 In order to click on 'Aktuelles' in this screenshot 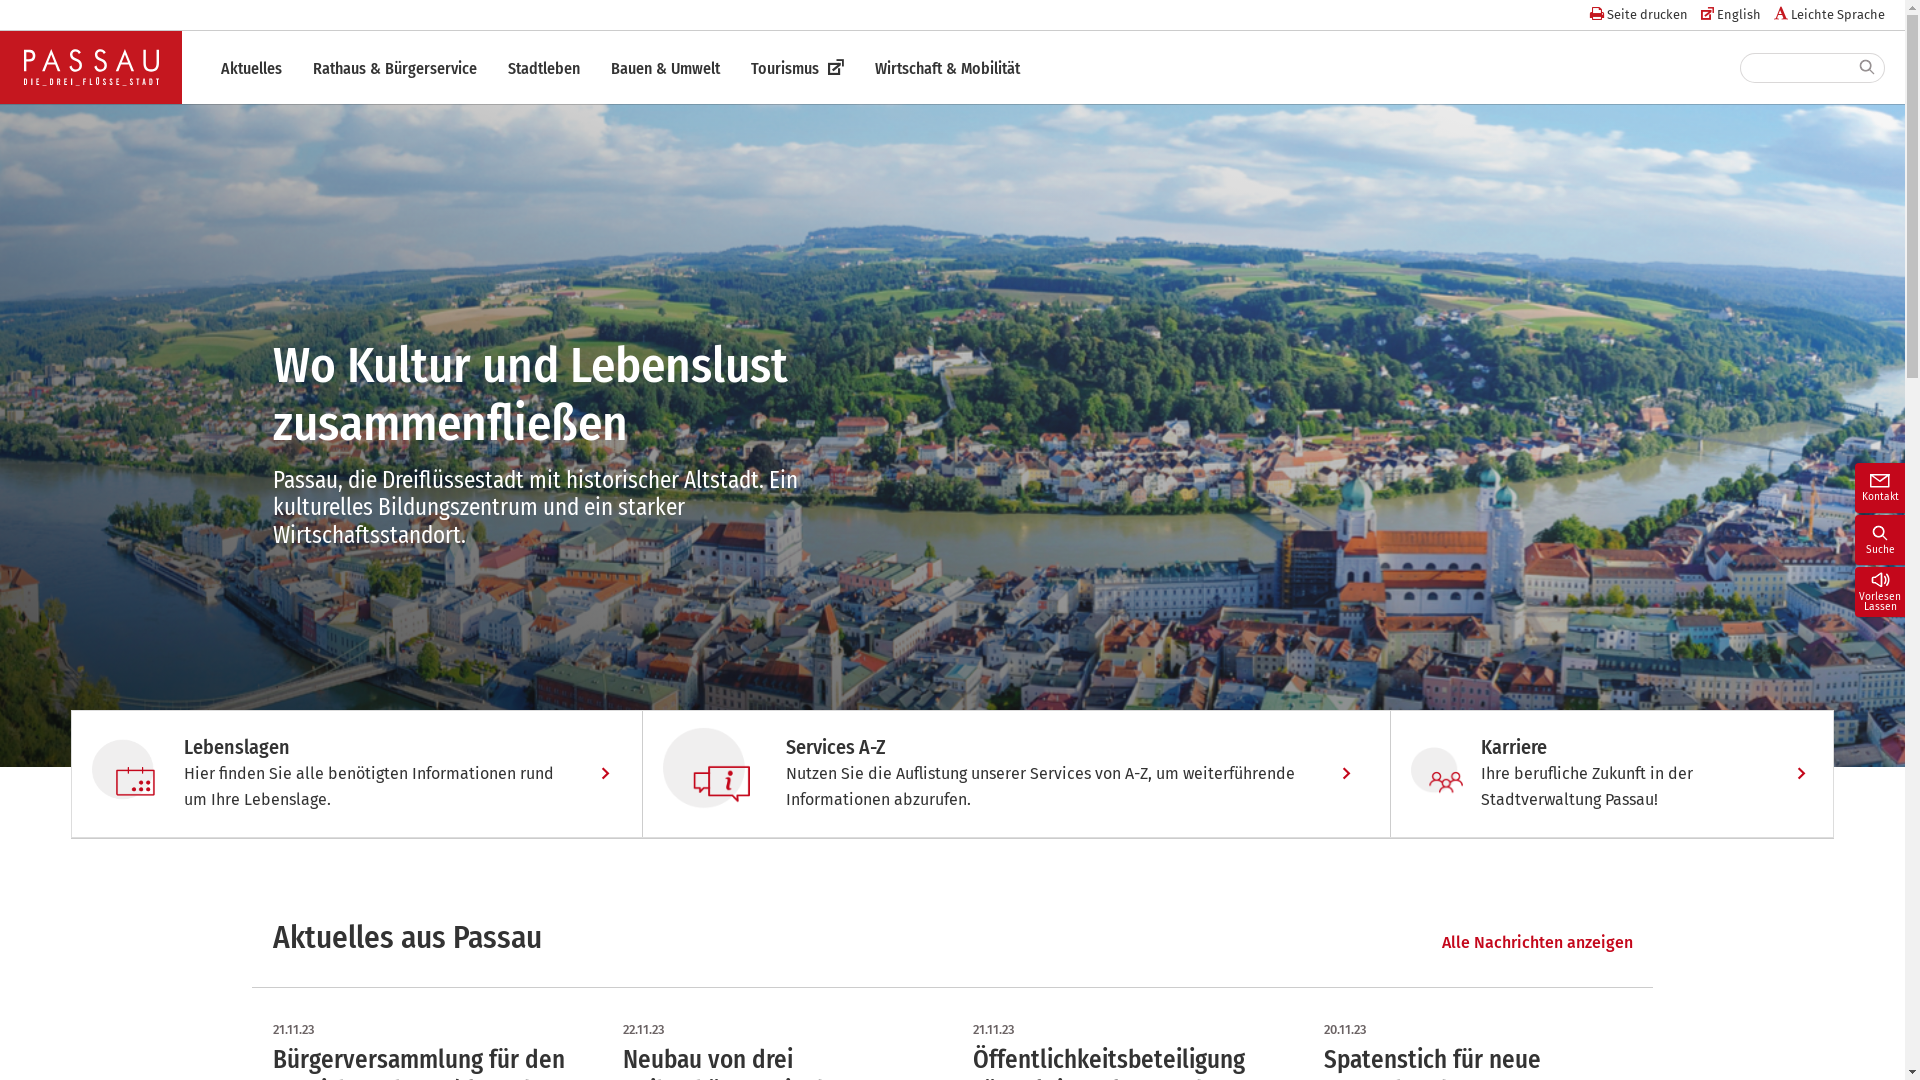, I will do `click(250, 68)`.